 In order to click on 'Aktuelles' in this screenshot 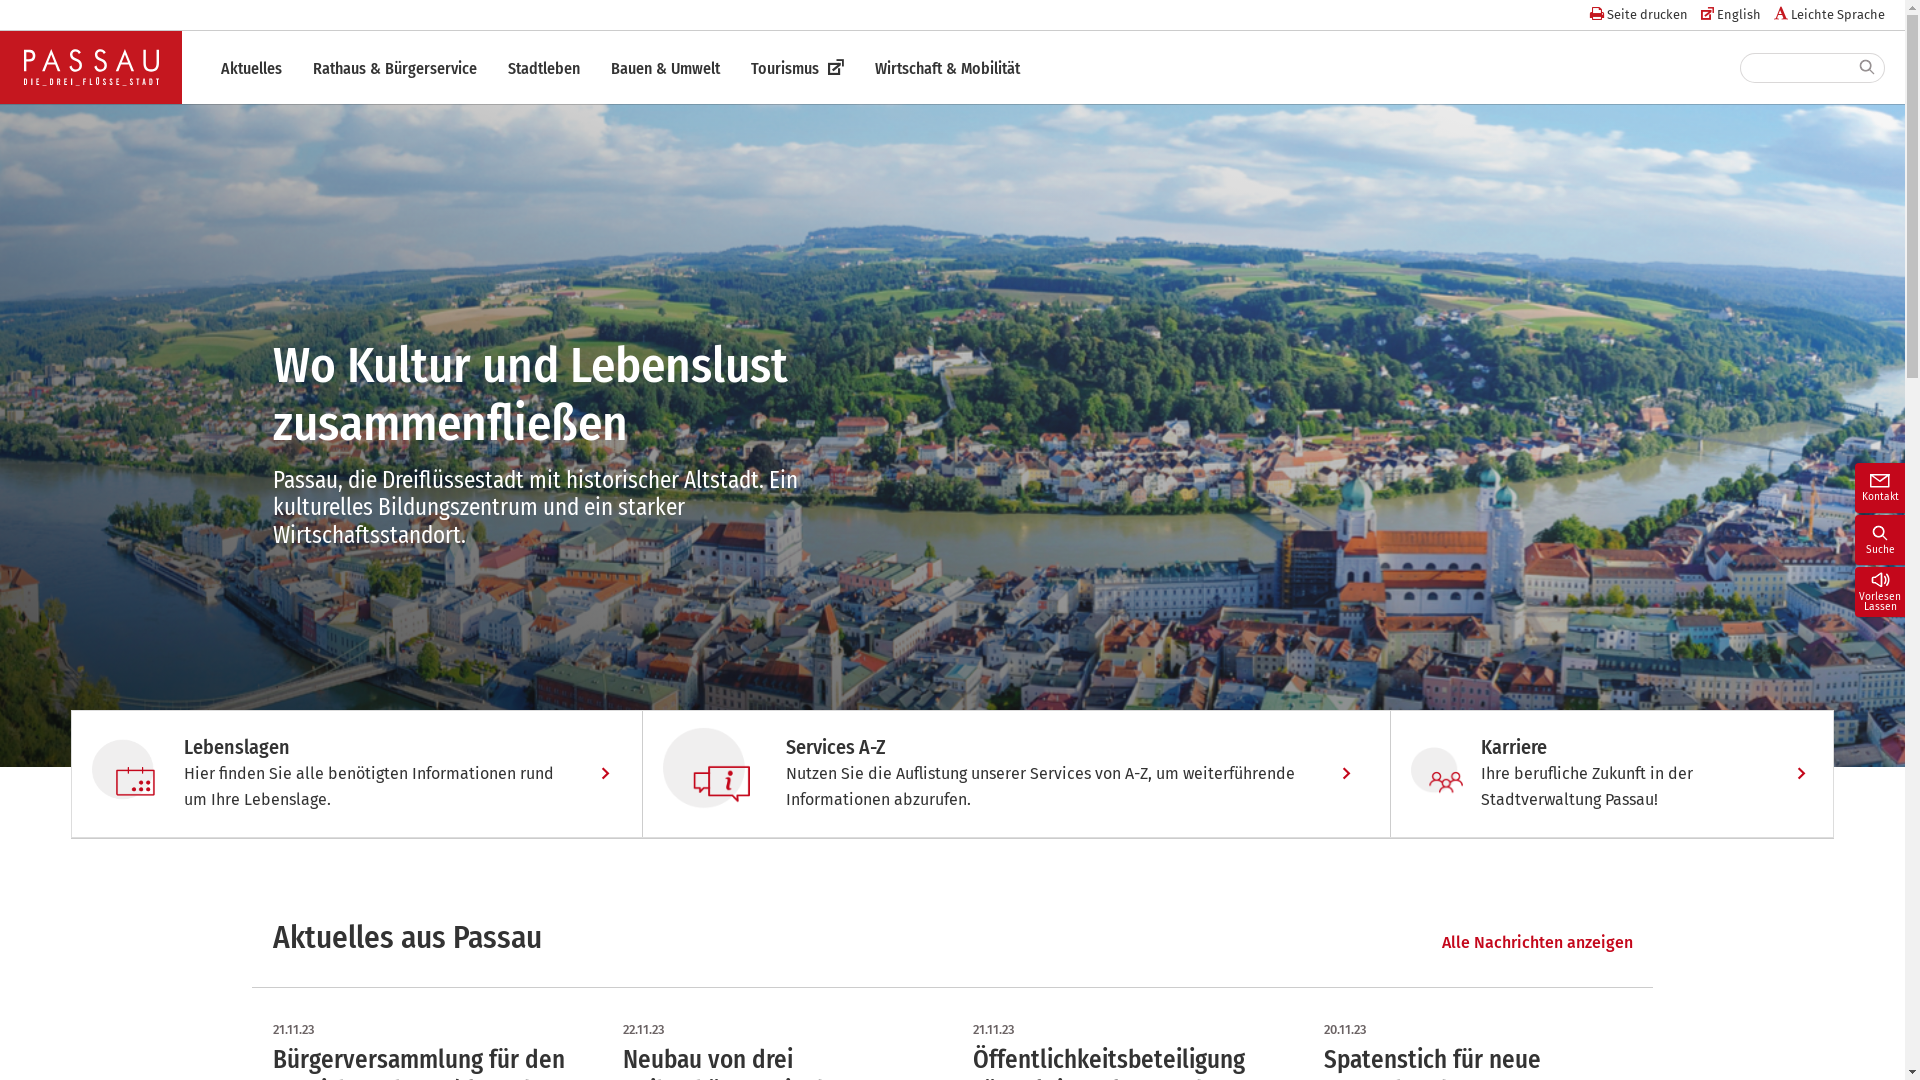, I will do `click(250, 68)`.